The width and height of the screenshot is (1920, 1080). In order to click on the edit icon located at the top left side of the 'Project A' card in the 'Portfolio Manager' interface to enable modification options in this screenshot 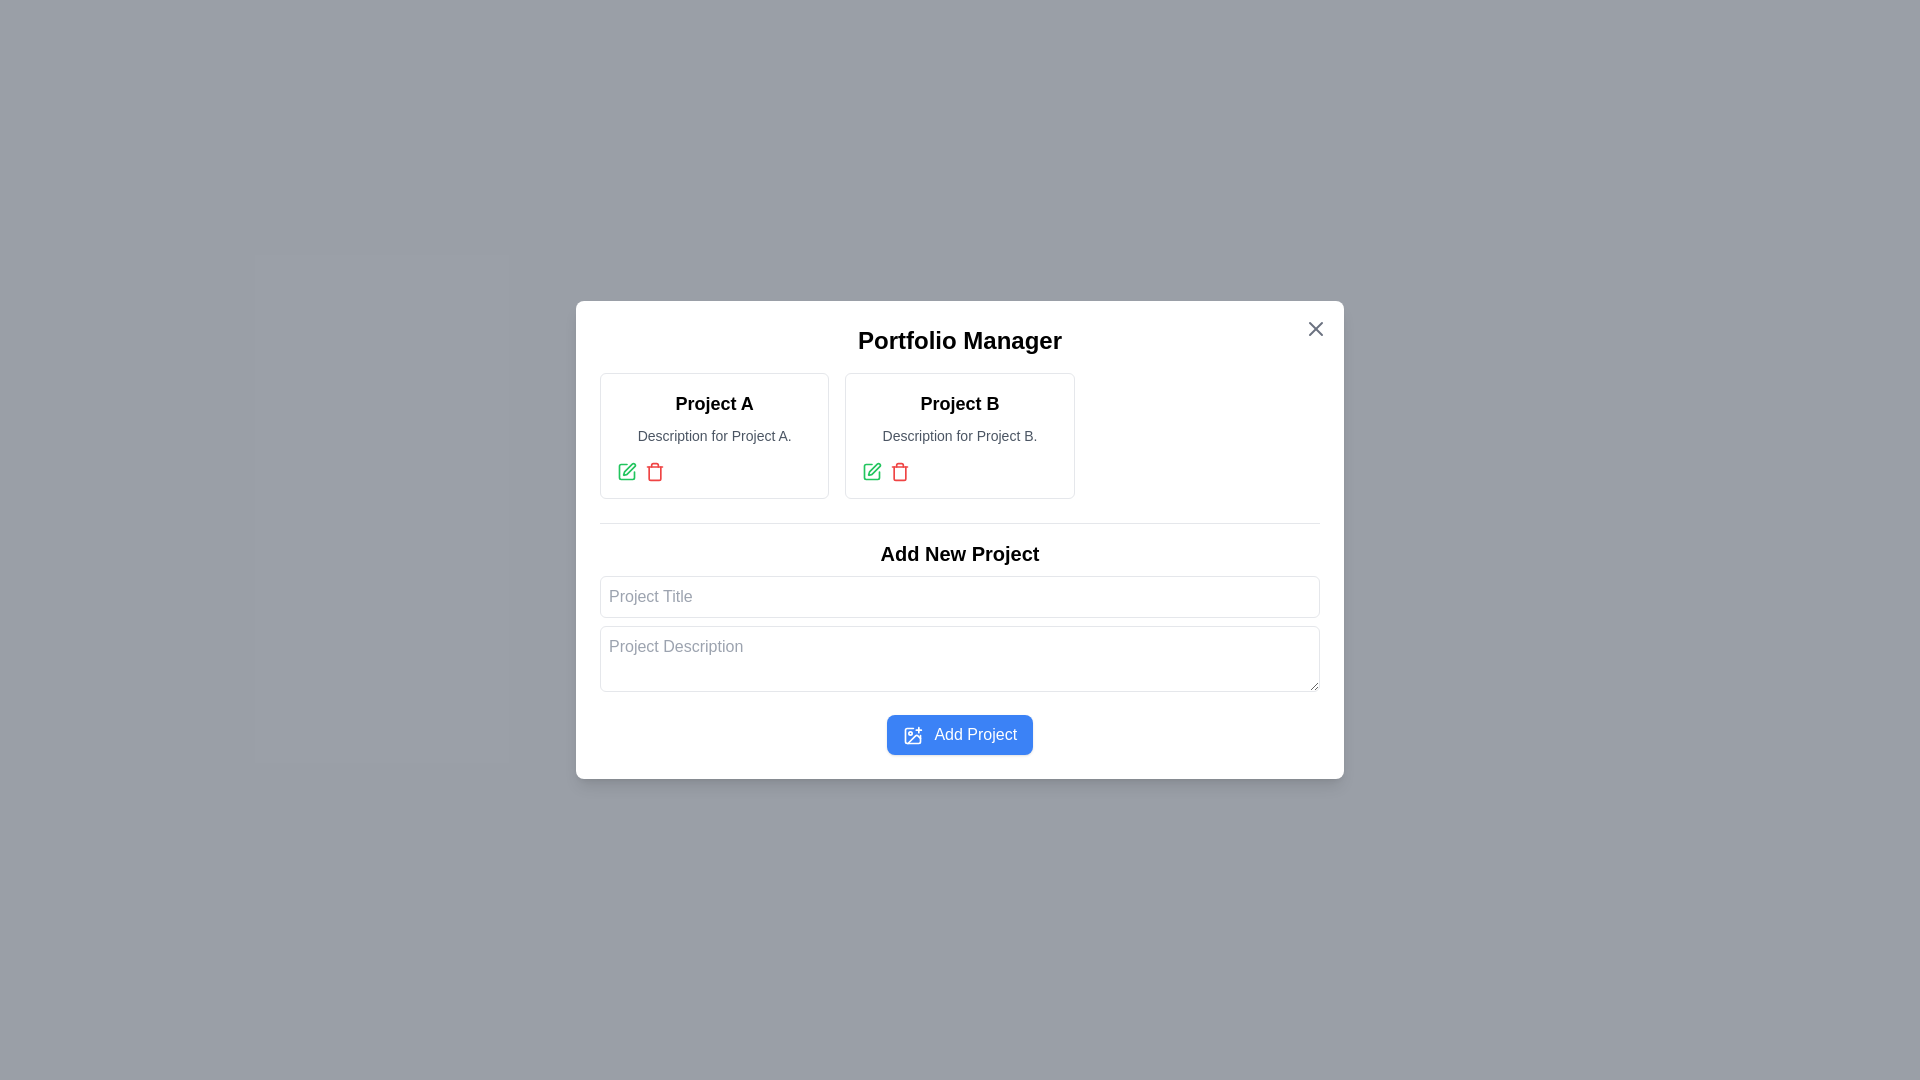, I will do `click(872, 471)`.